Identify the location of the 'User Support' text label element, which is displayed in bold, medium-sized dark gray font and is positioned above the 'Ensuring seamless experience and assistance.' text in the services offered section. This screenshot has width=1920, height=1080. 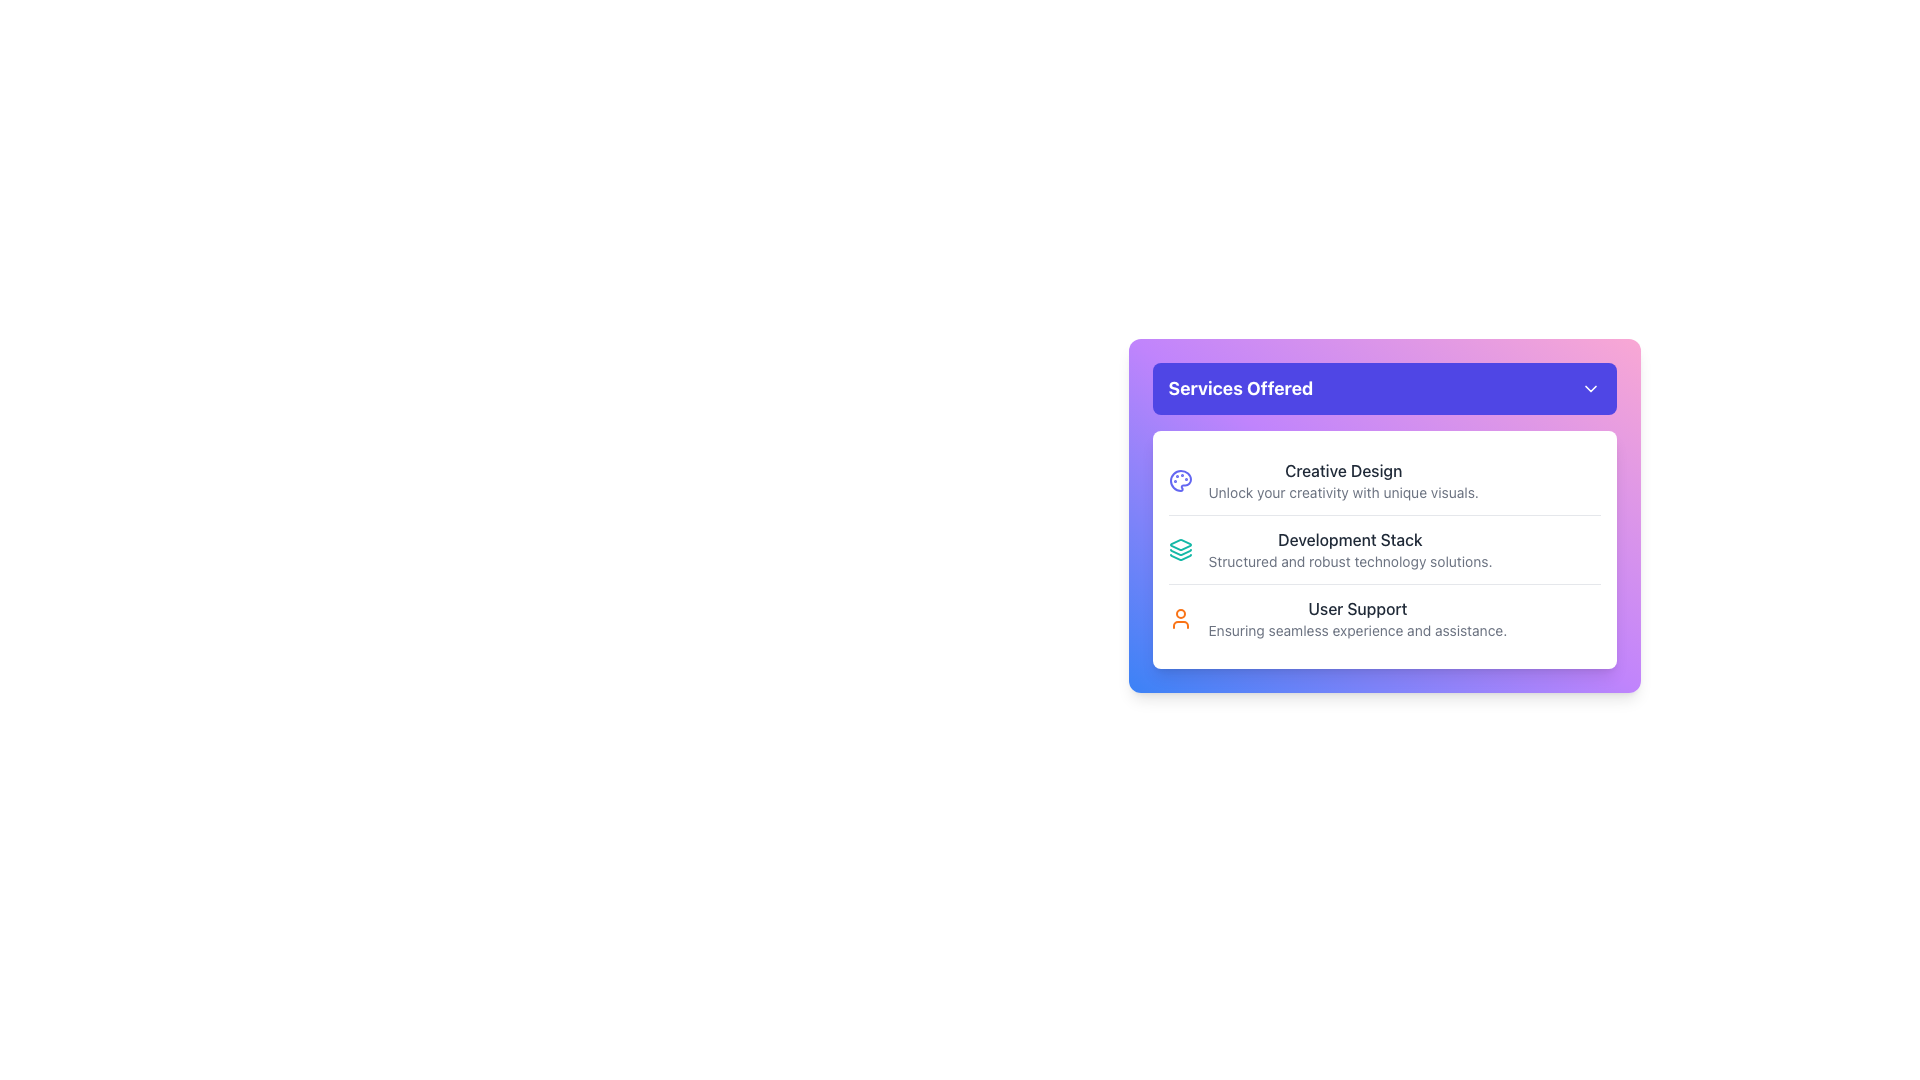
(1357, 608).